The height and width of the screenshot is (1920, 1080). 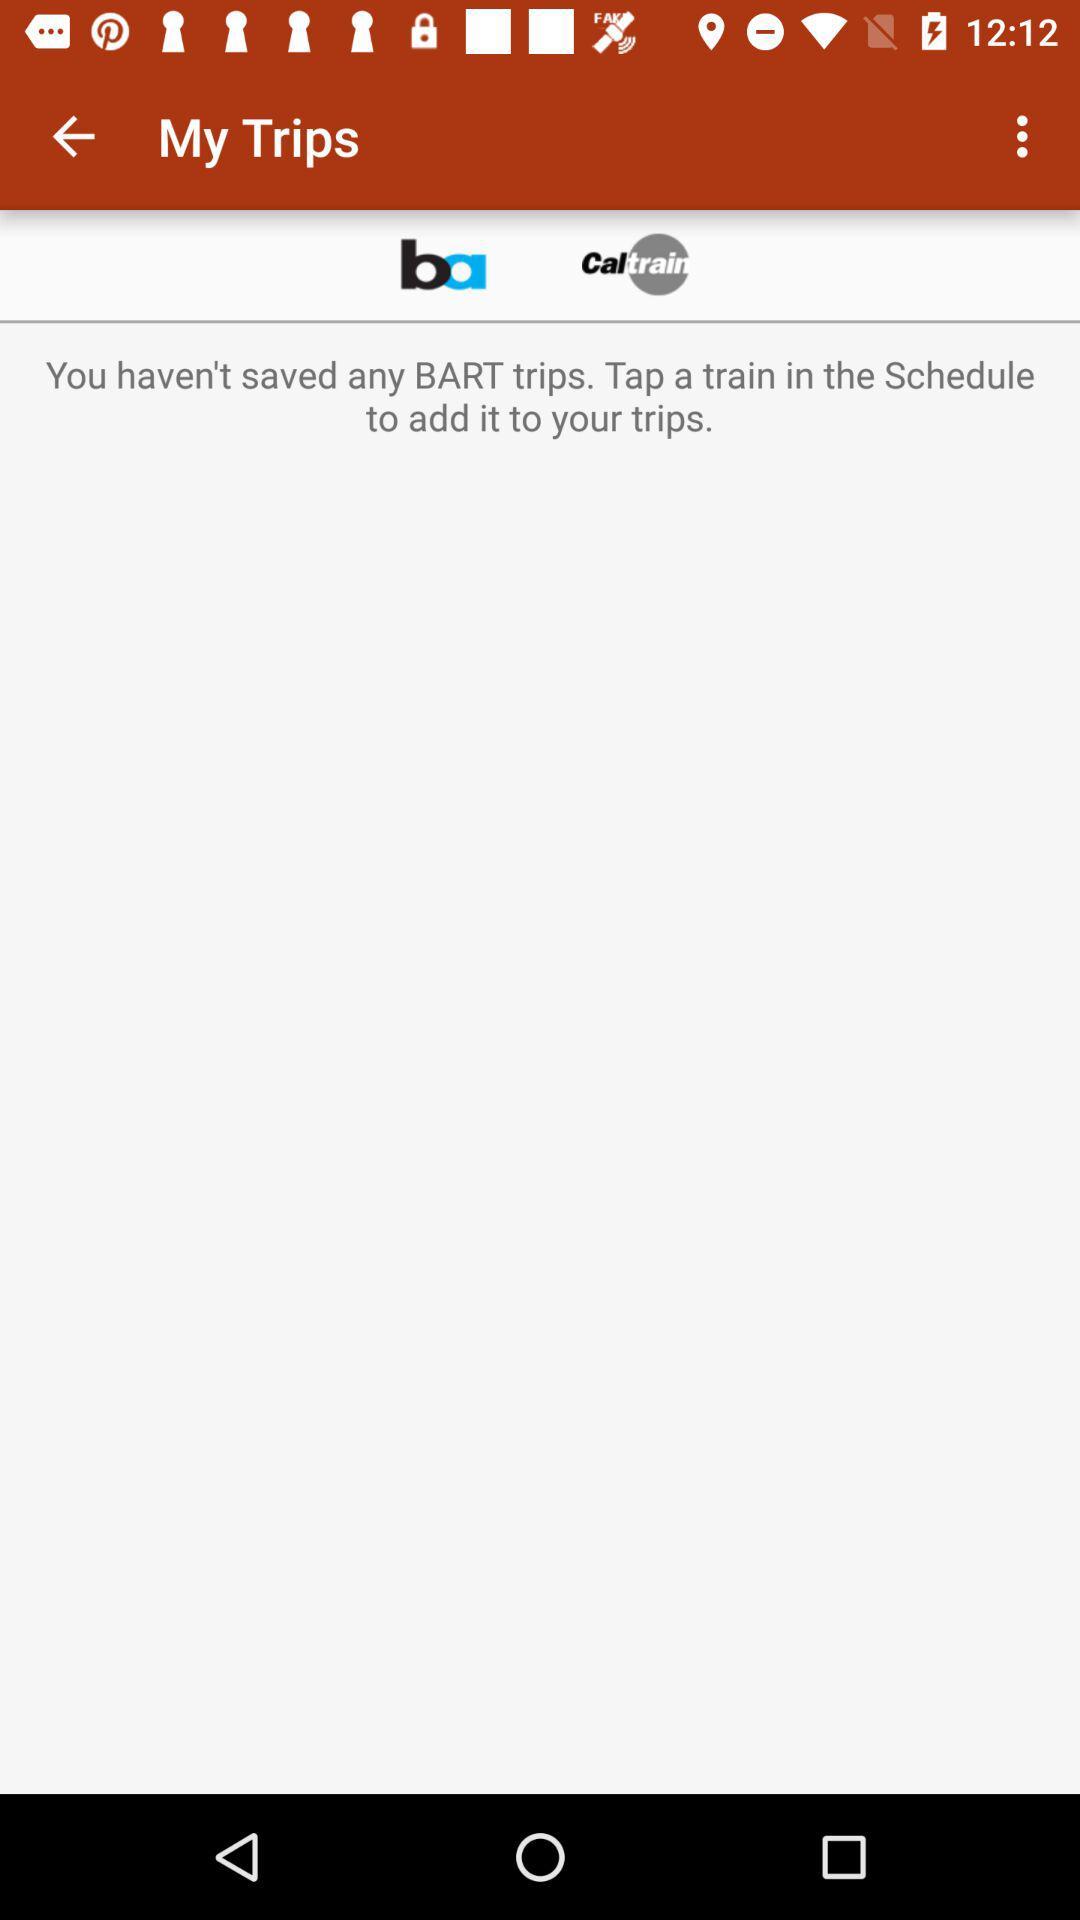 What do you see at coordinates (637, 264) in the screenshot?
I see `open caltrain` at bounding box center [637, 264].